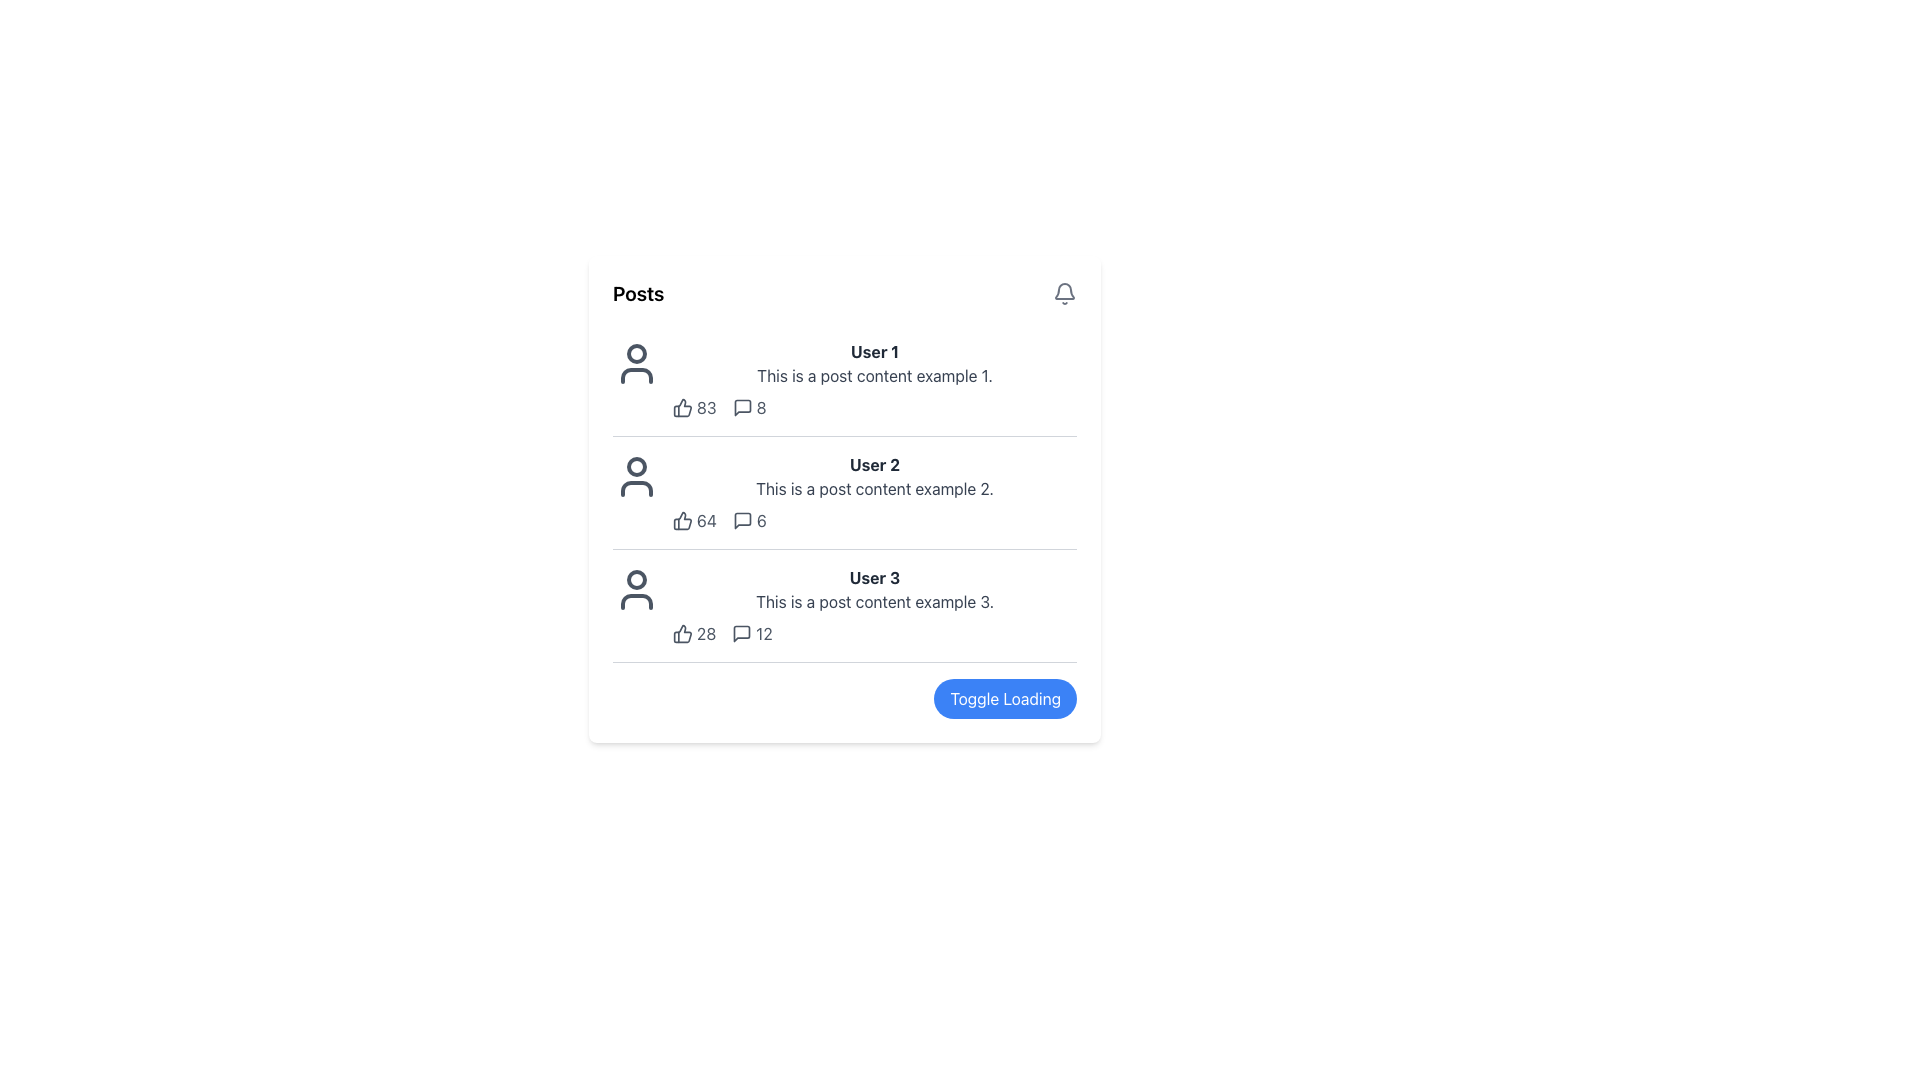  What do you see at coordinates (636, 579) in the screenshot?
I see `the circular graphical element located in the head area of the user profile icon, which is the third in a vertical list on the left side of the content card, adjacent to 'User 3'` at bounding box center [636, 579].